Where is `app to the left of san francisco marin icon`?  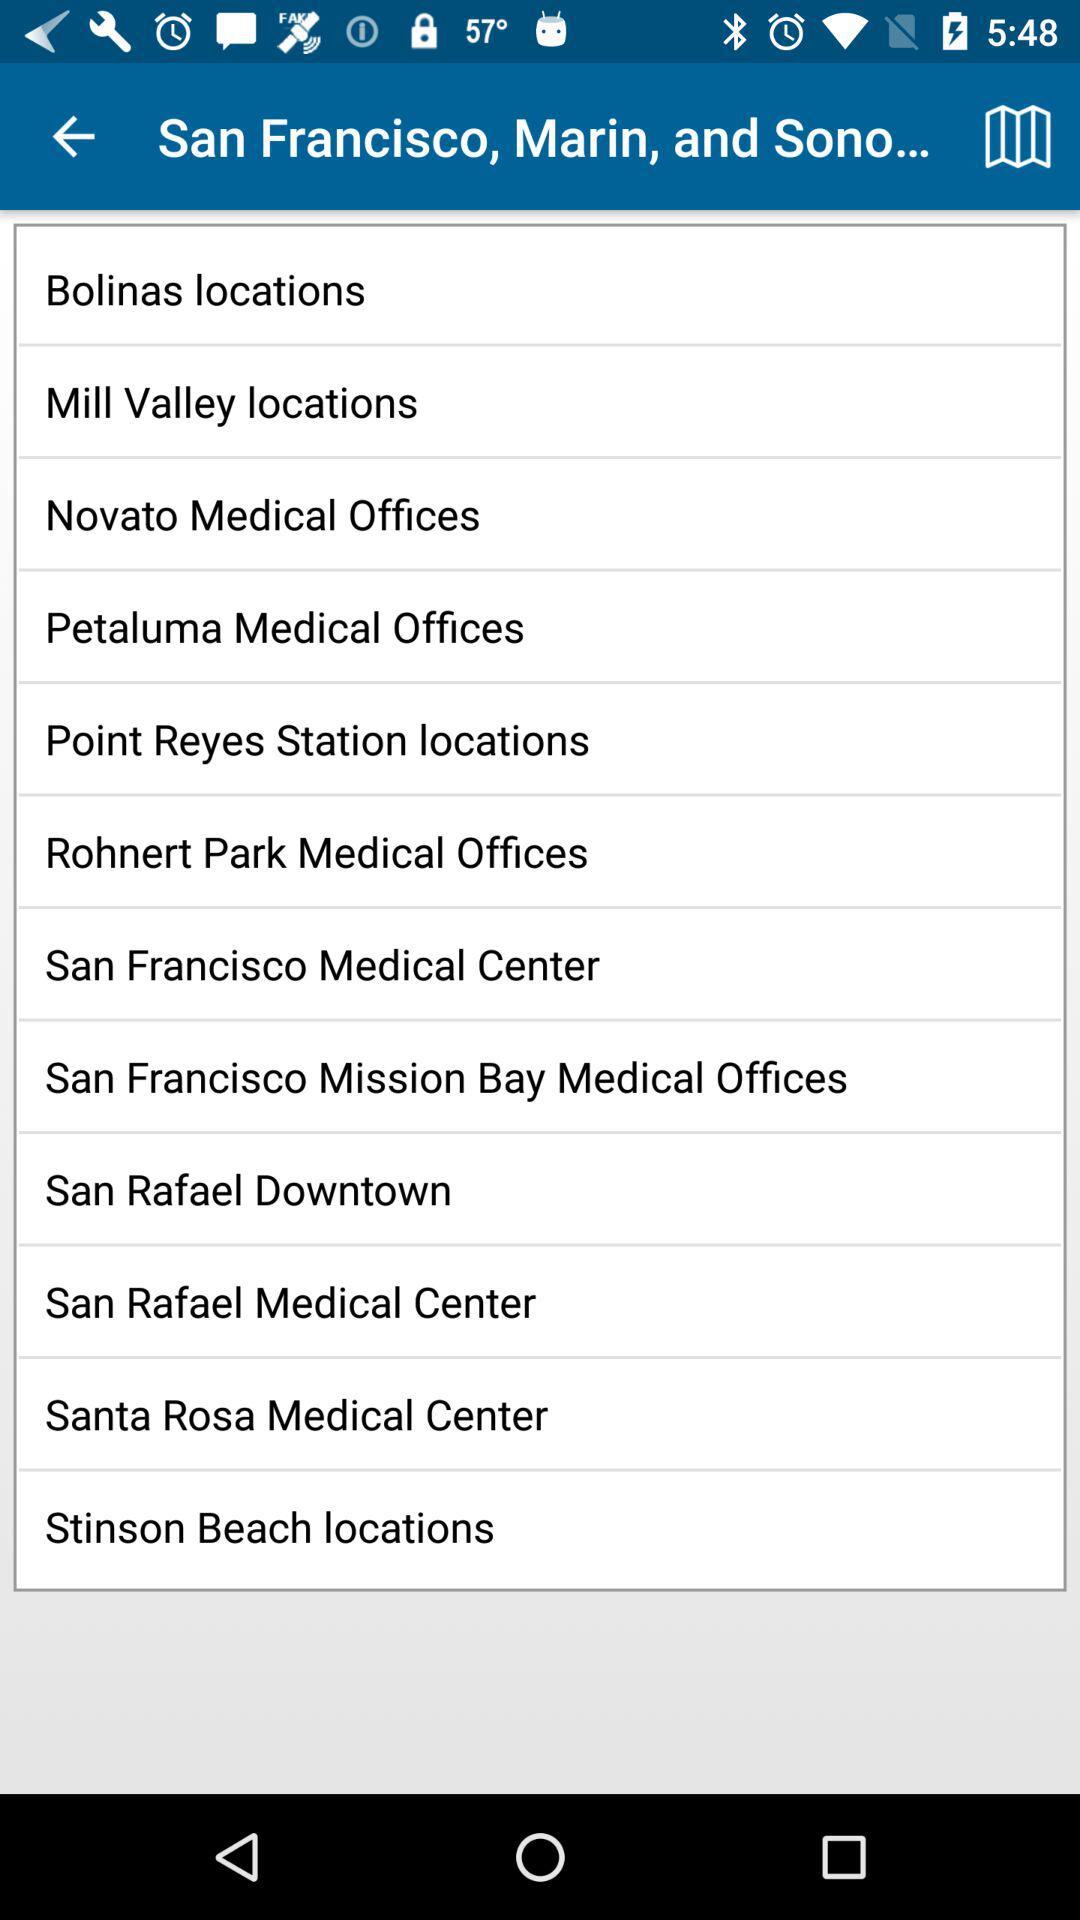 app to the left of san francisco marin icon is located at coordinates (72, 135).